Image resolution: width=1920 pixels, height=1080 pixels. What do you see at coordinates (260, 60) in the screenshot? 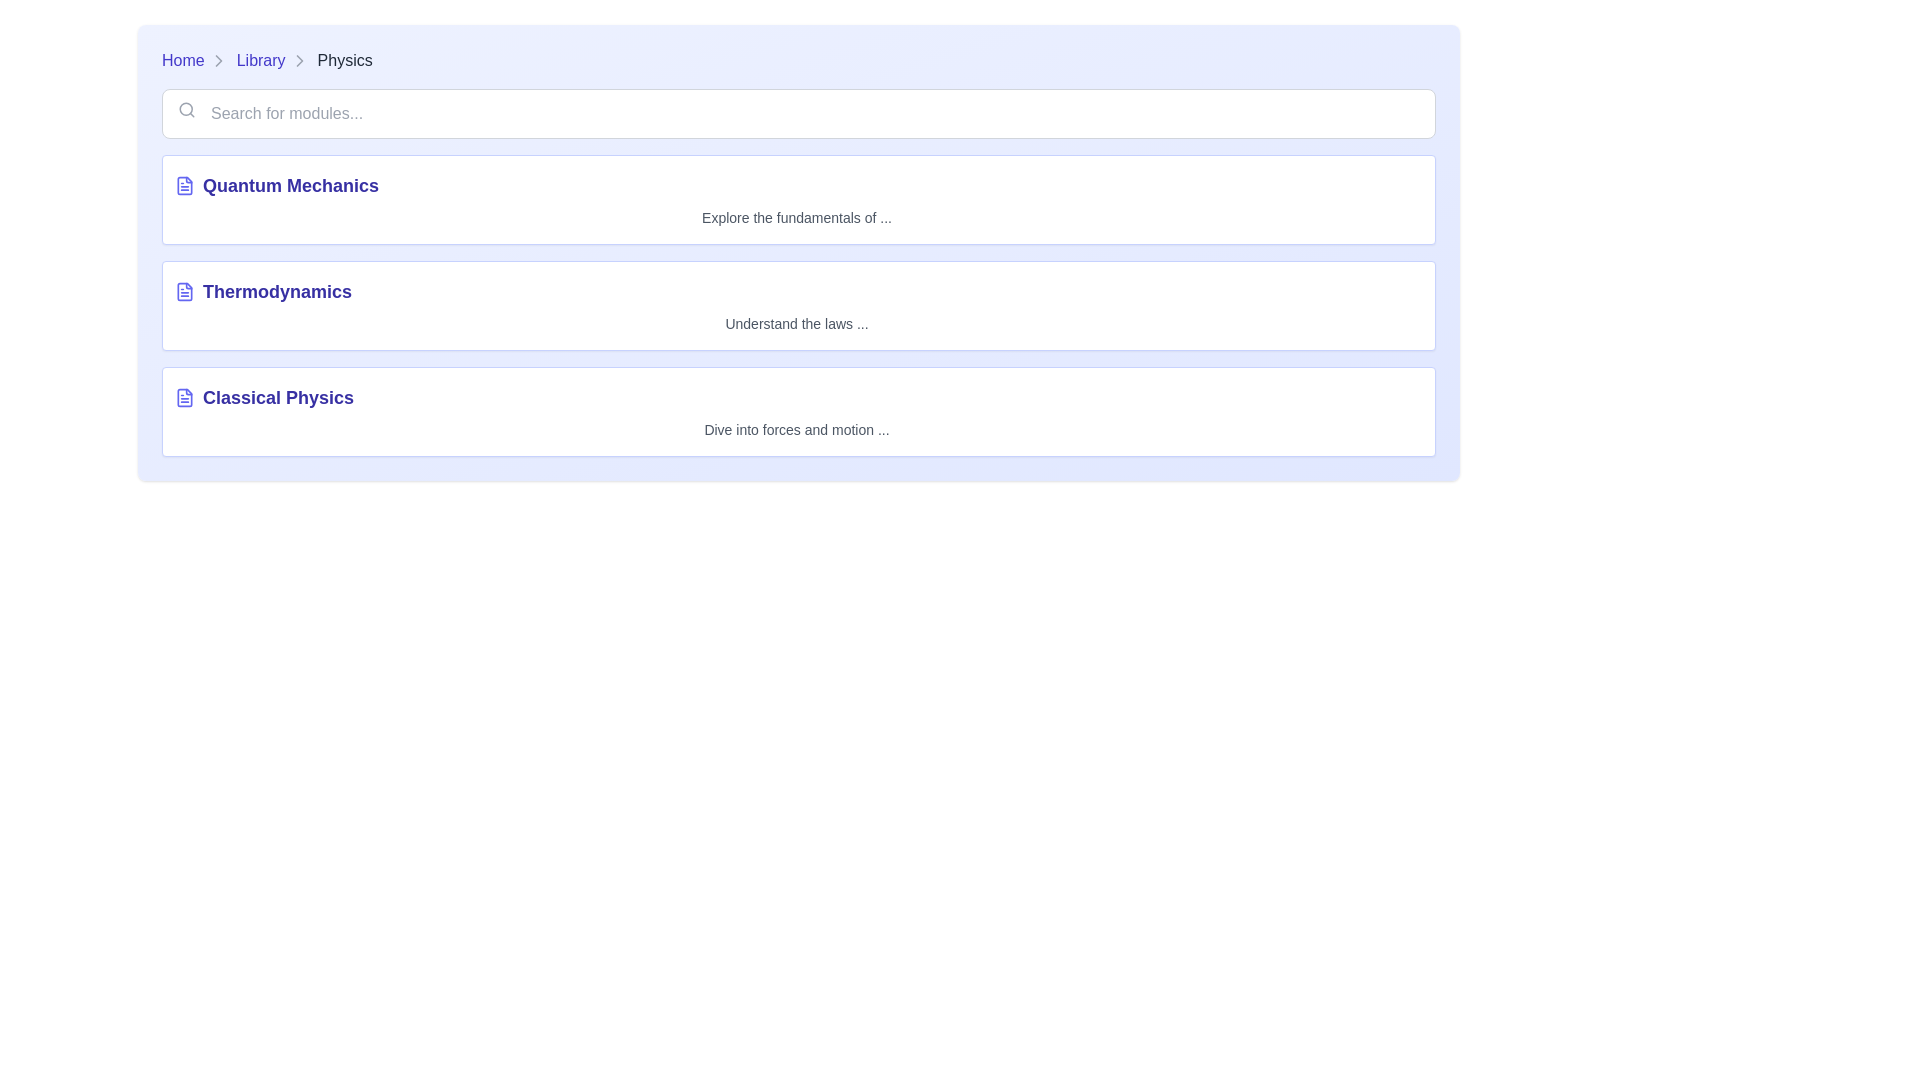
I see `the 'Library' clickable text link, which is the second item in the breadcrumb navigation located between 'Home' and 'Physics' in the top-left portion of the interface` at bounding box center [260, 60].